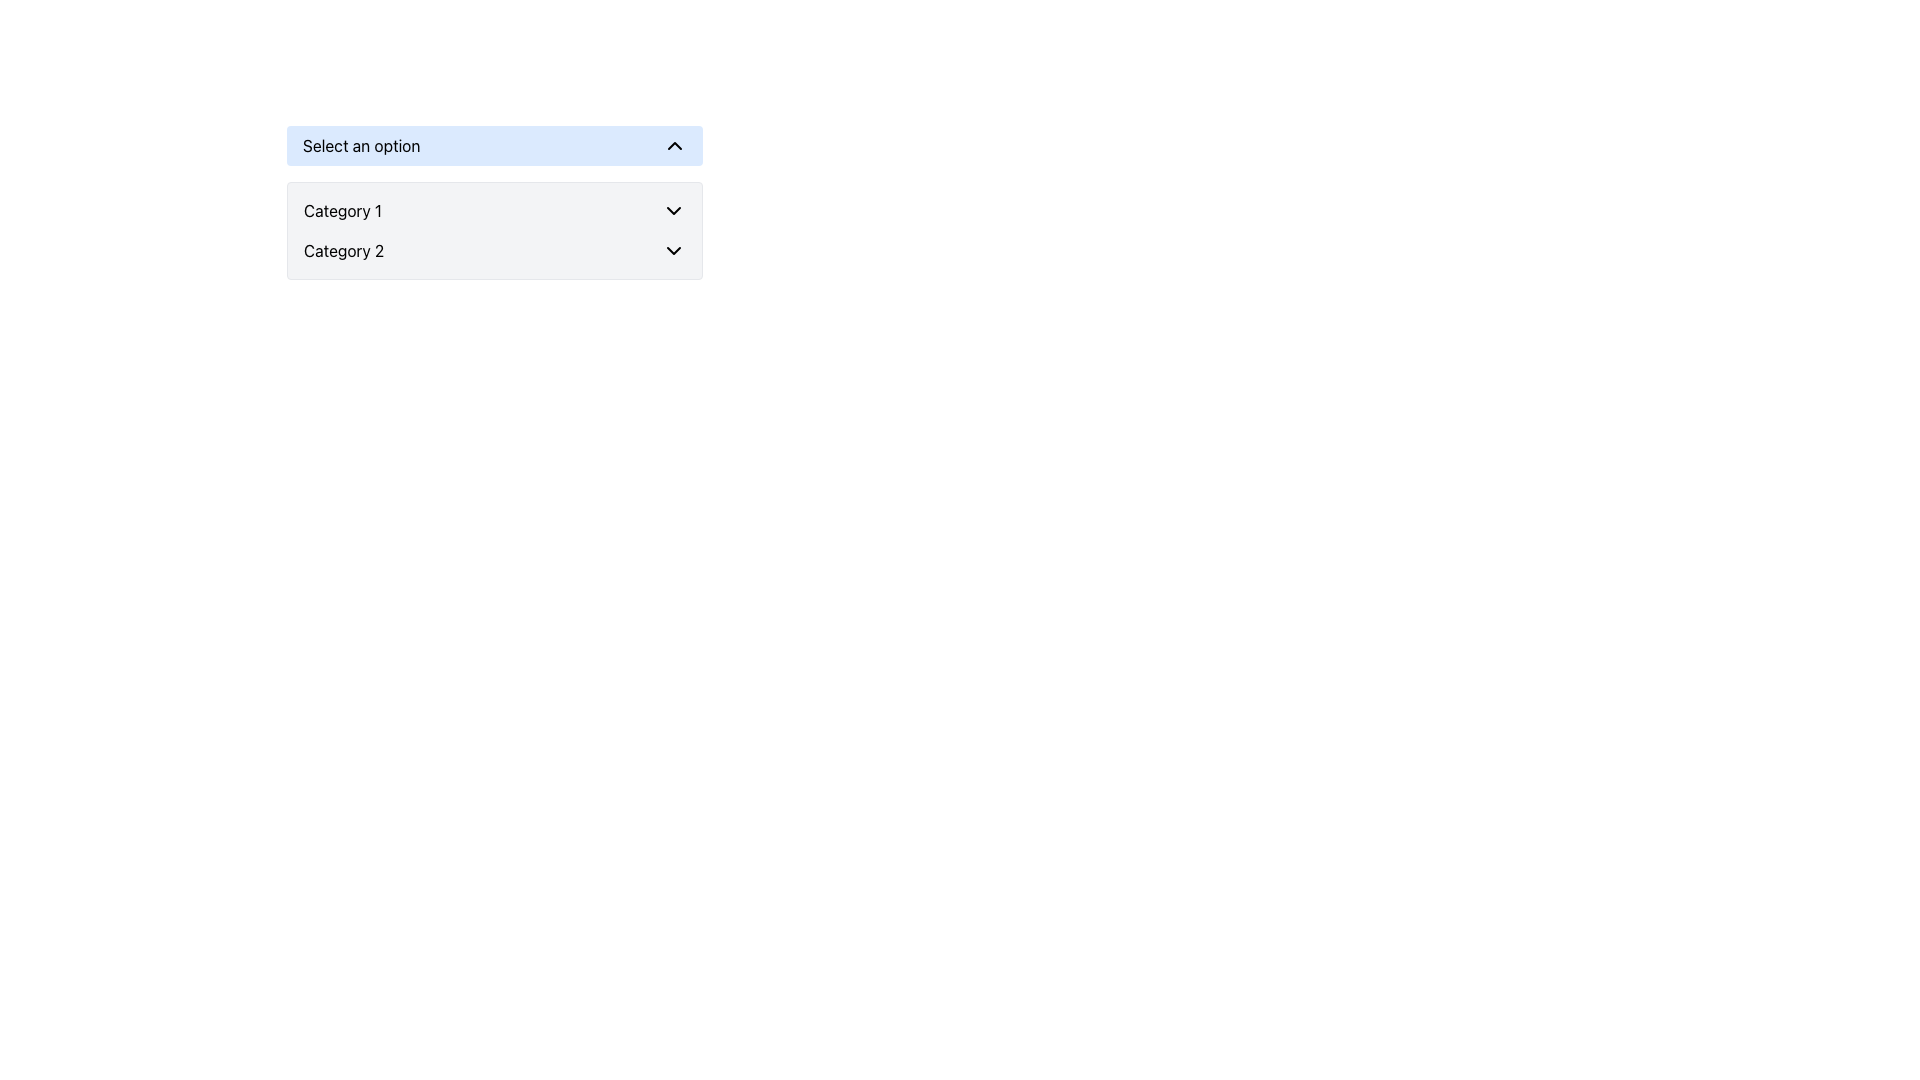  I want to click on the text label displaying 'Category 2' in the dropdown menu, which is located directly below the 'Category 1' label, so click(344, 249).